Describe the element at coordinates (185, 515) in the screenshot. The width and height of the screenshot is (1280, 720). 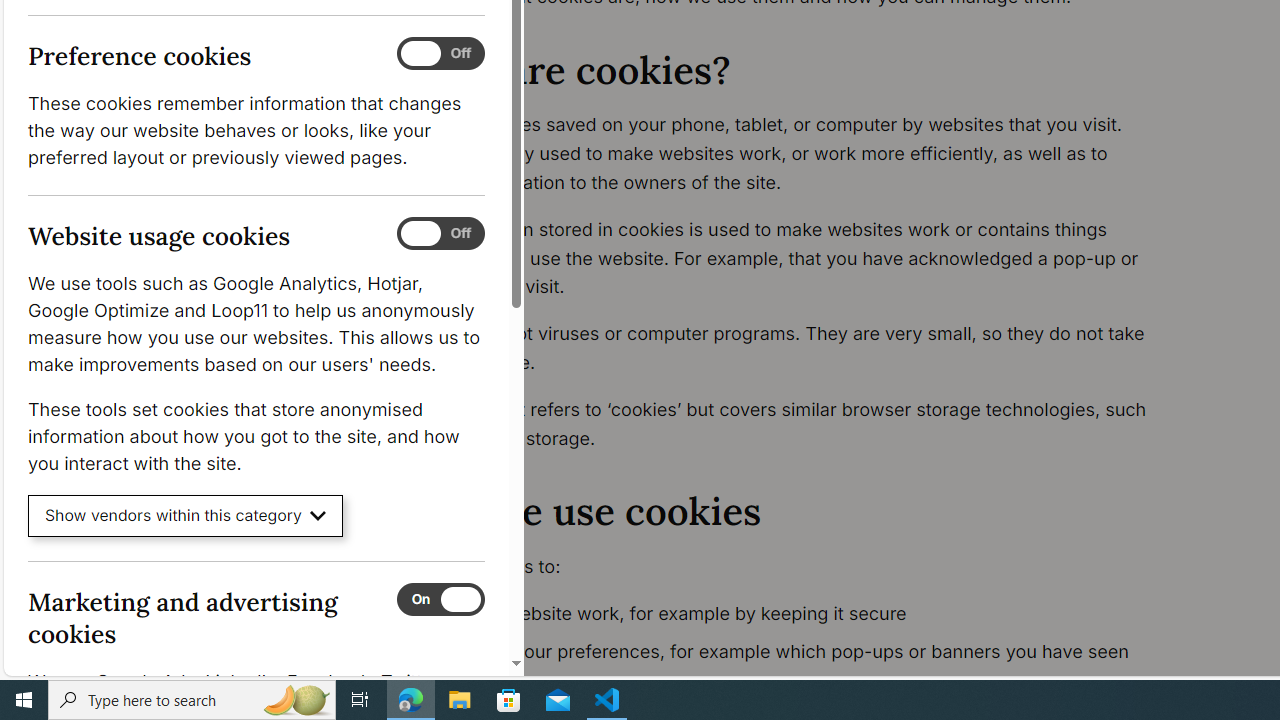
I see `'Show vendors within this category'` at that location.